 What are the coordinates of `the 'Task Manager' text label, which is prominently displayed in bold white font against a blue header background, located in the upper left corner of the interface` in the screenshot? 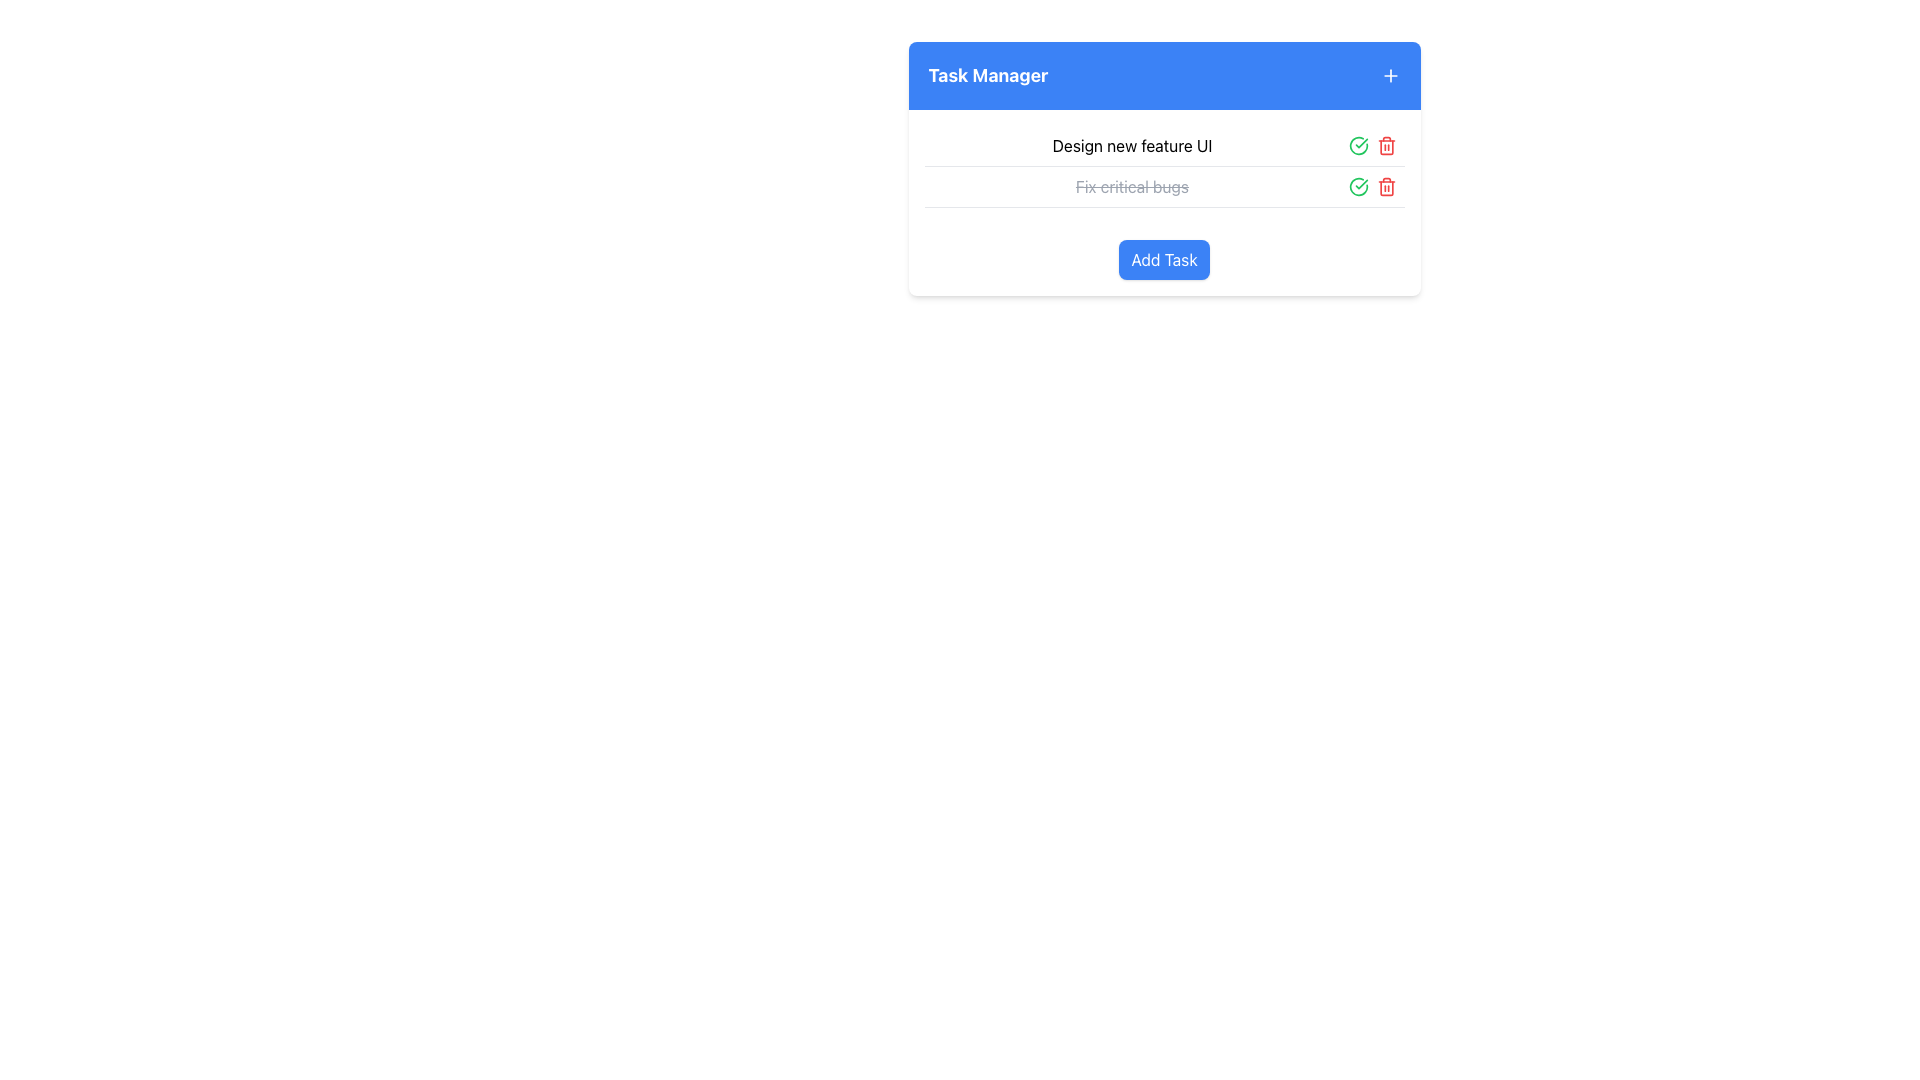 It's located at (988, 75).